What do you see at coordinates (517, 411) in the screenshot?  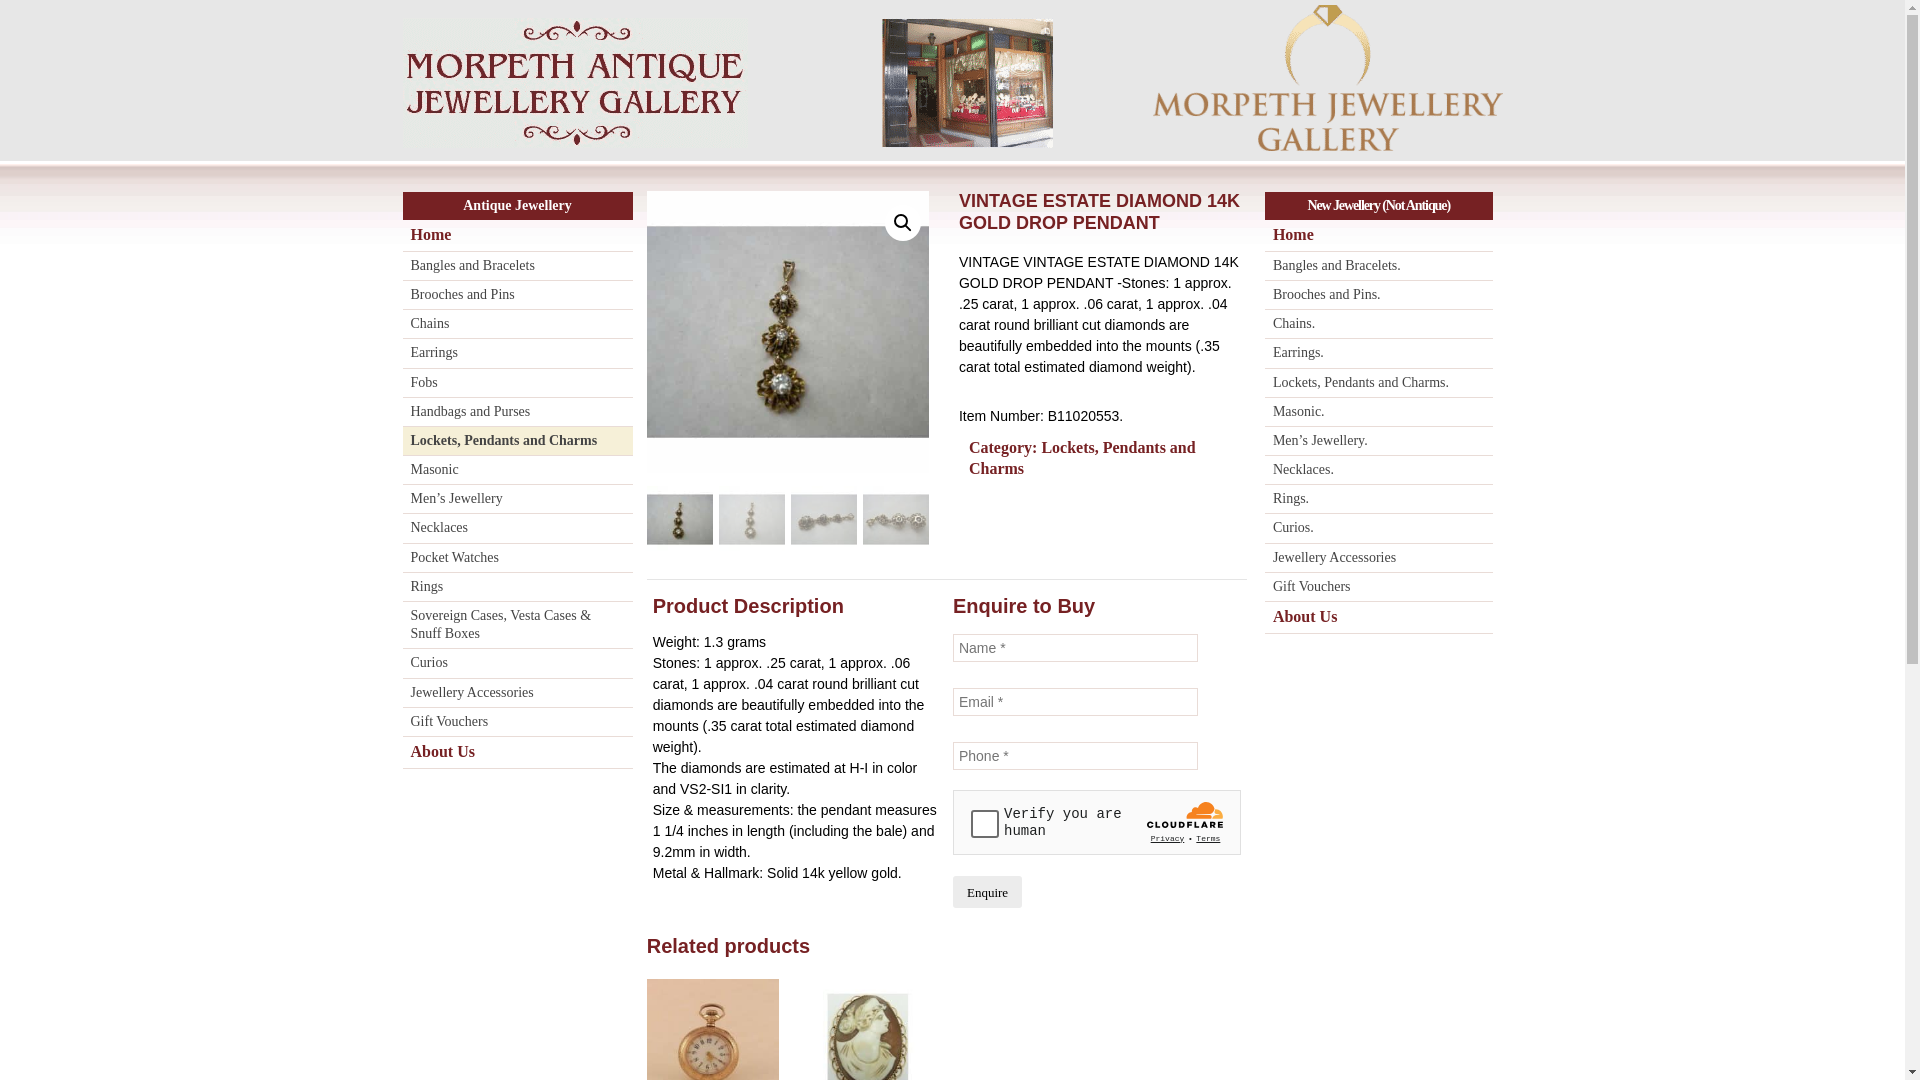 I see `'Handbags and Purses'` at bounding box center [517, 411].